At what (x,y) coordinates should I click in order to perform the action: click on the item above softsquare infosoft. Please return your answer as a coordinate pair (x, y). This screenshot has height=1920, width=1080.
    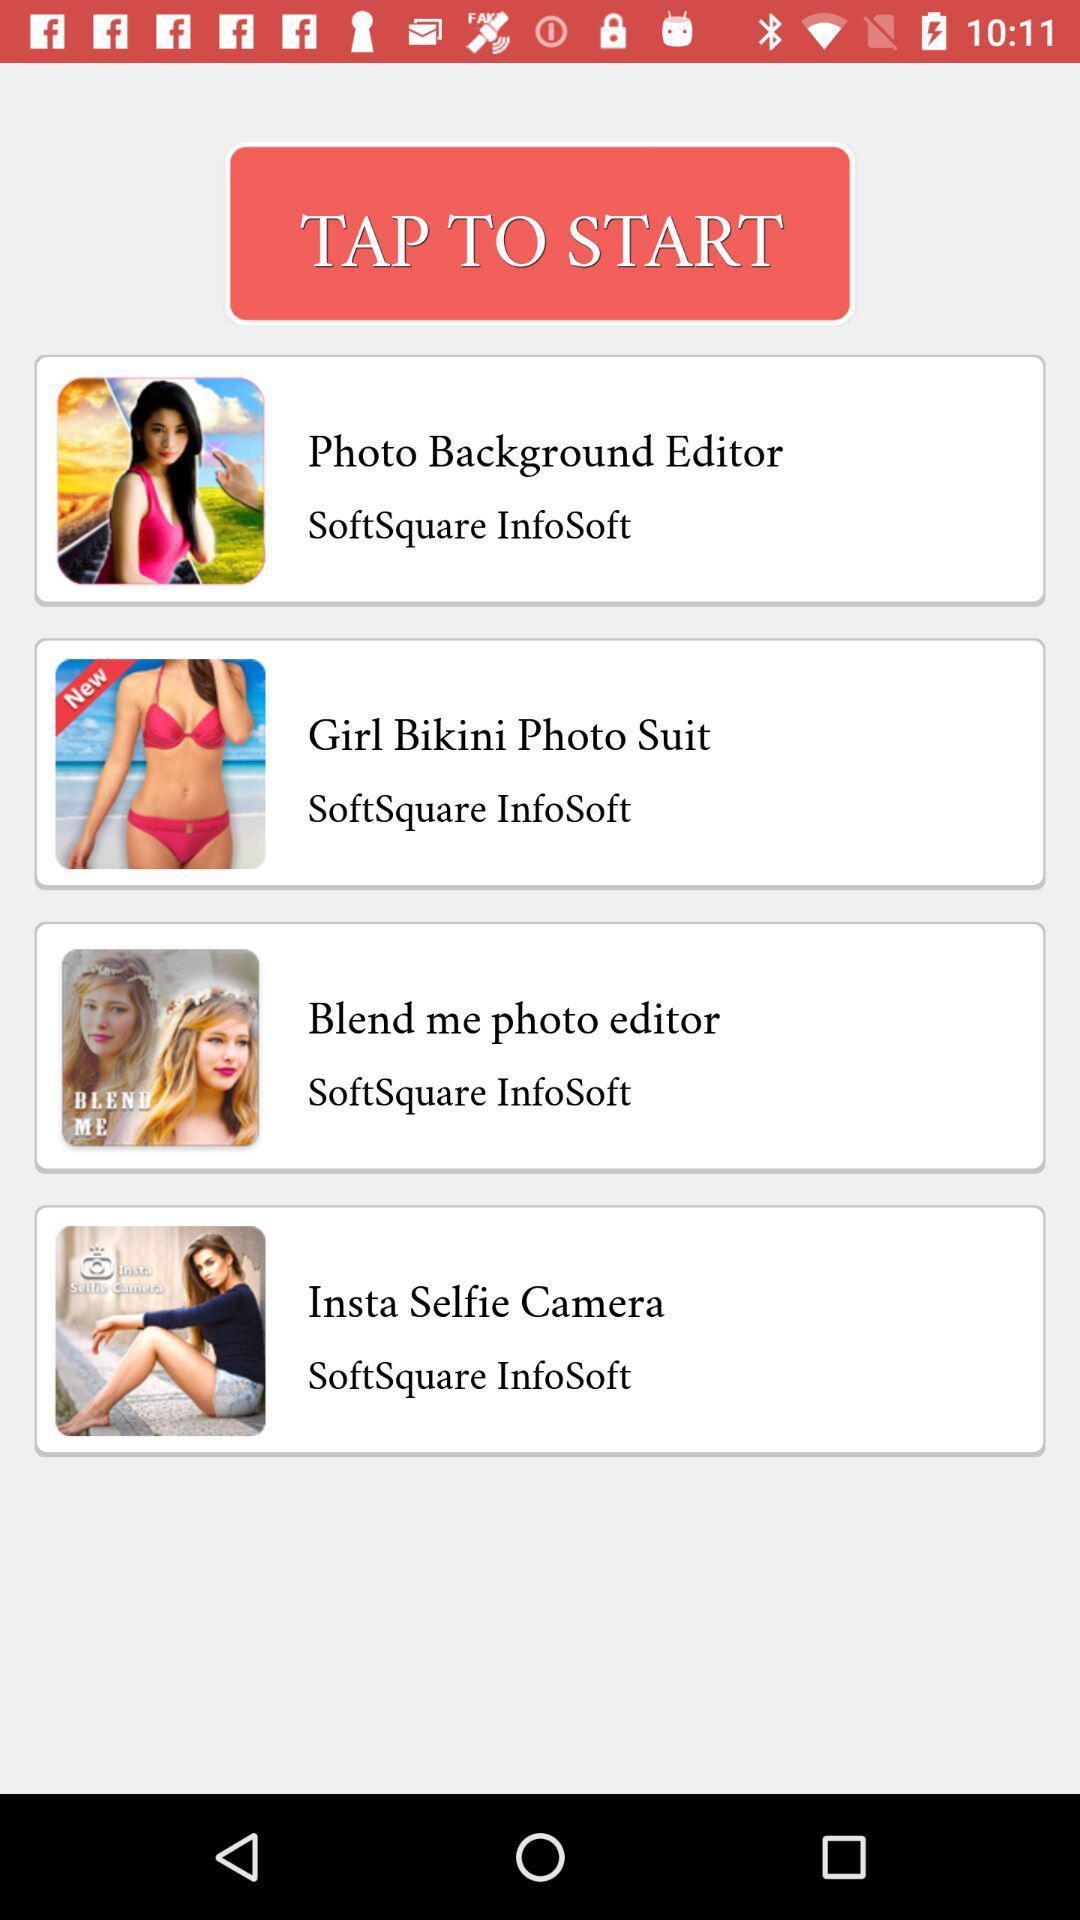
    Looking at the image, I should click on (508, 728).